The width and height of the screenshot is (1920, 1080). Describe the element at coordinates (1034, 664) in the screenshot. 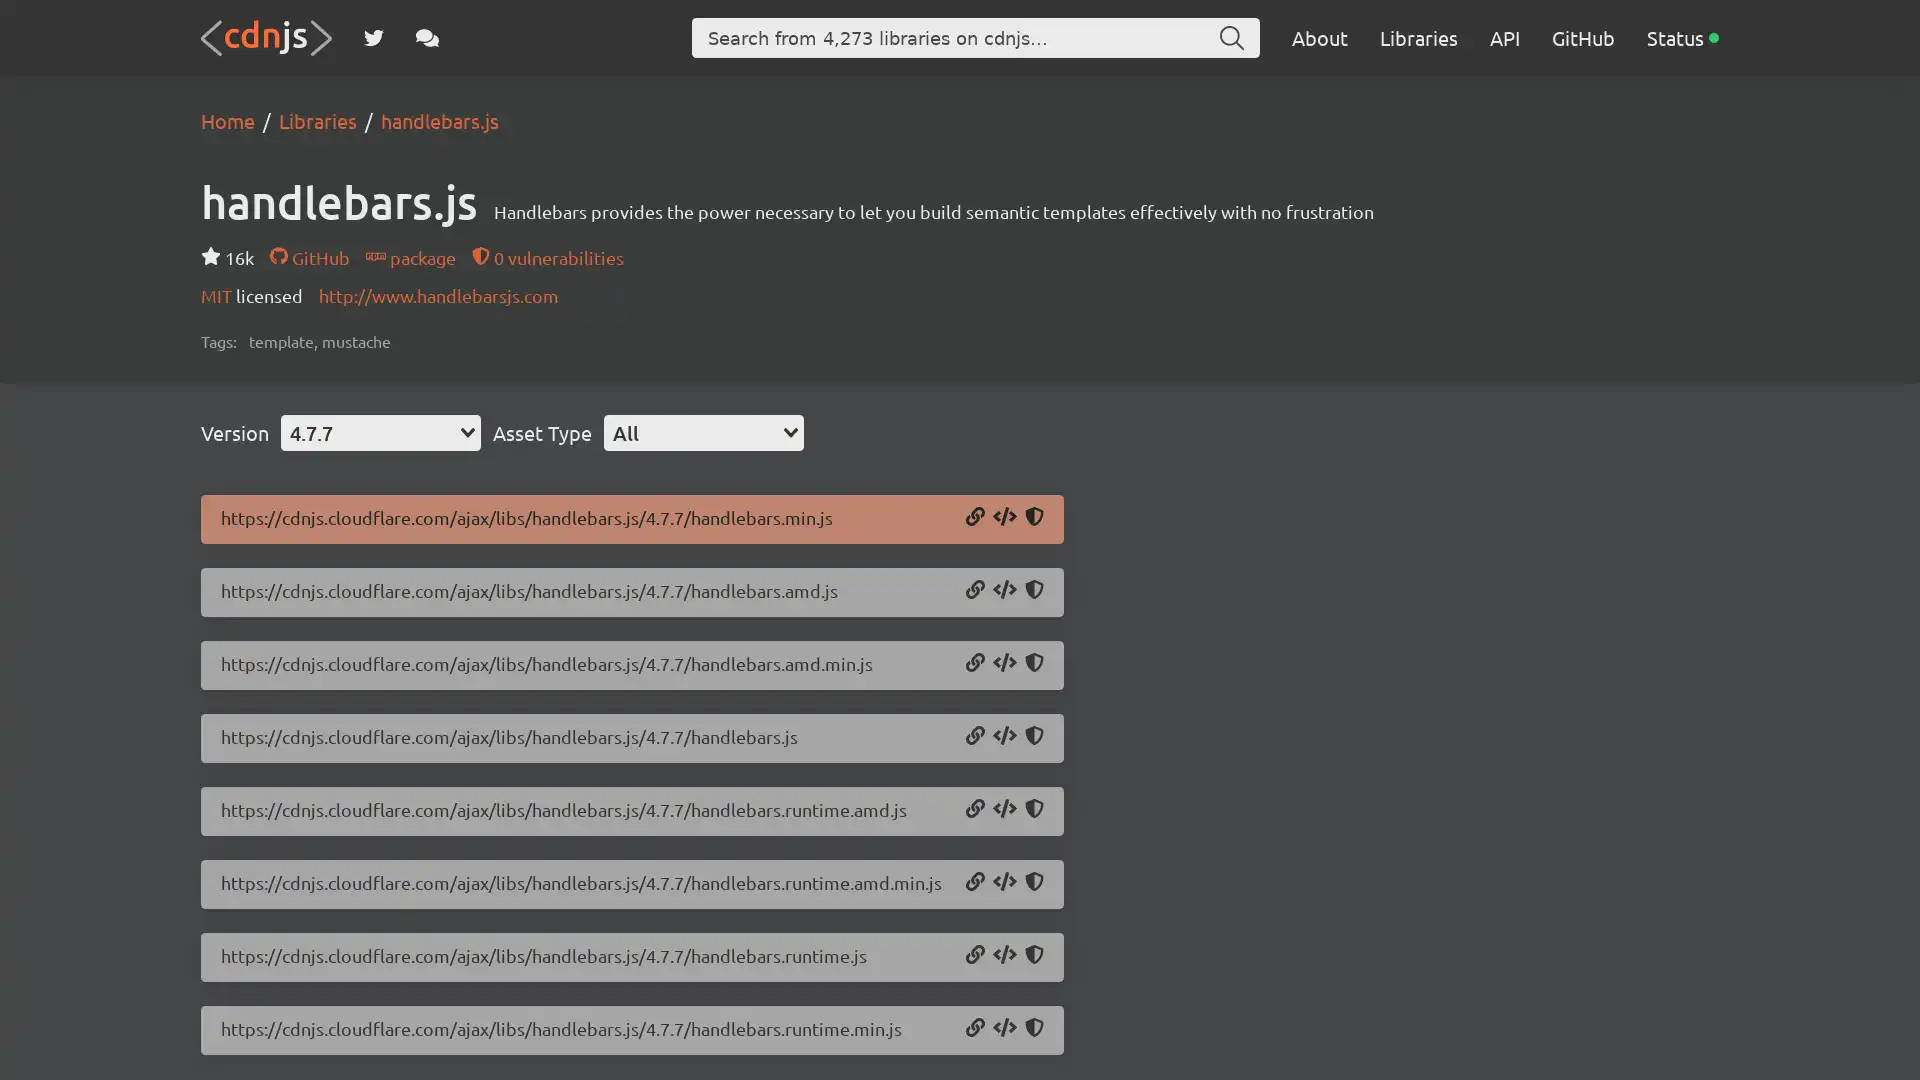

I see `Copy SRI Hash` at that location.